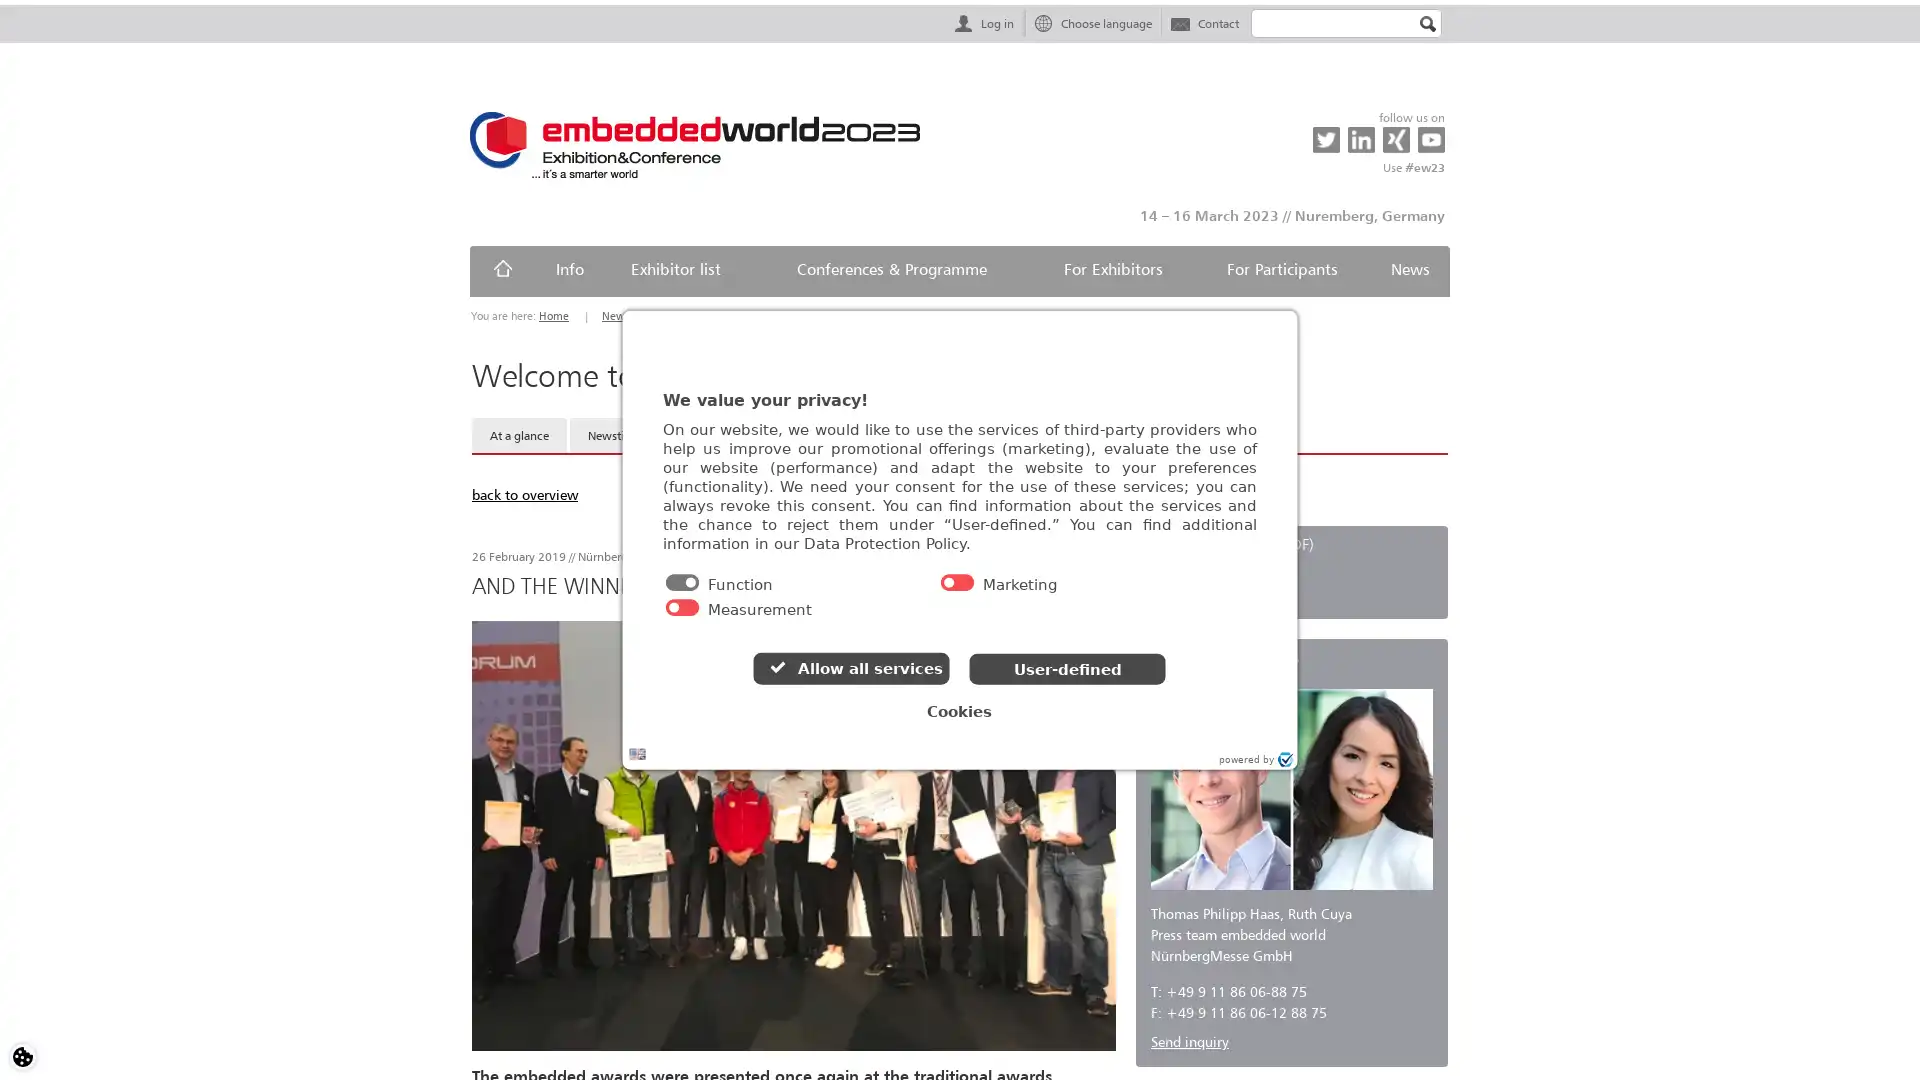 This screenshot has width=1920, height=1080. What do you see at coordinates (811, 434) in the screenshot?
I see `Photos` at bounding box center [811, 434].